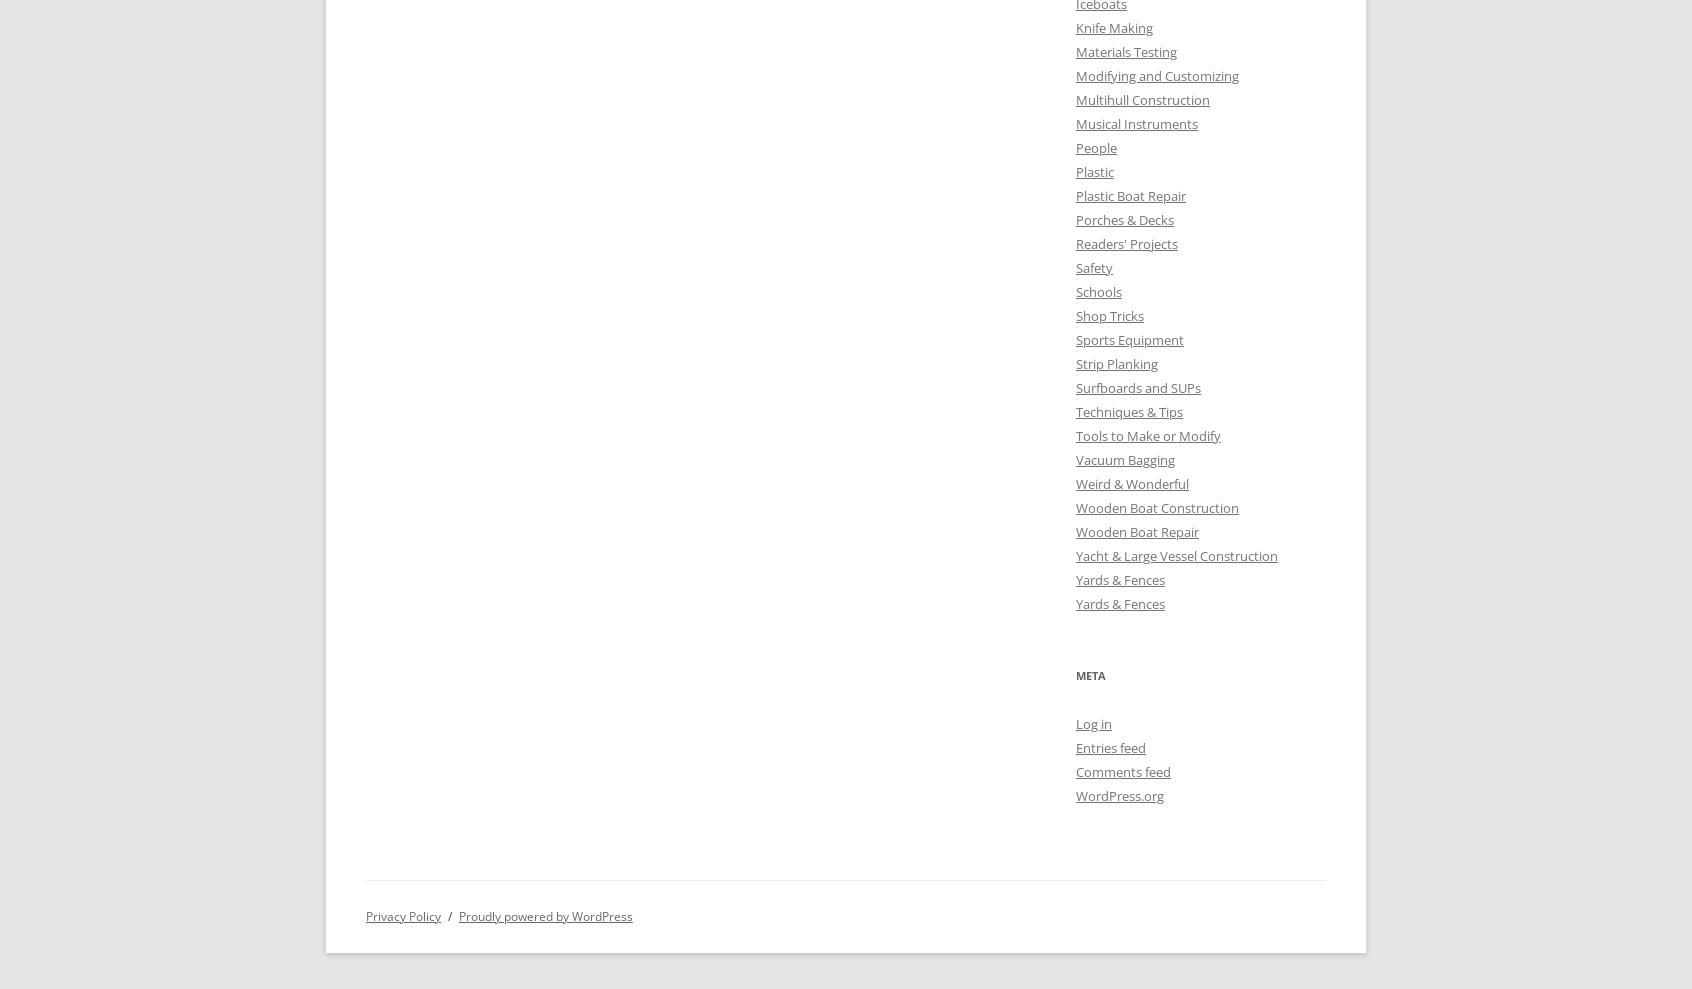 This screenshot has width=1692, height=989. I want to click on 'Vacuum Bagging', so click(1075, 457).